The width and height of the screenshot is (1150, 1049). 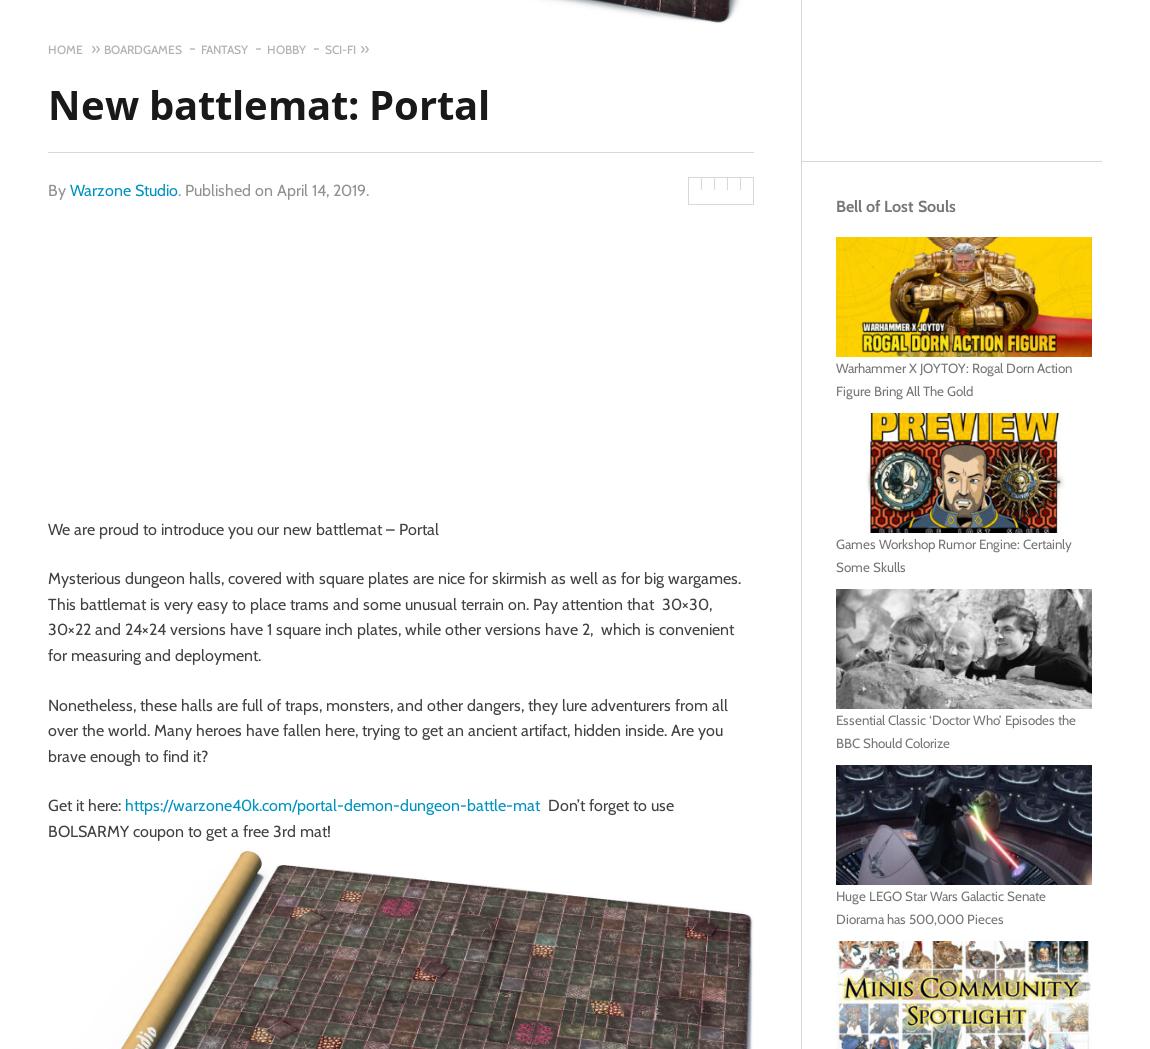 I want to click on 'Mysterious dungeon halls, covered with square plates are nice for skirmish as well as for big wargames. This battlemat is very easy to place trams and some unusual terrain on. Pay attention that  30×30, 30×22 and 24×24 versions have 1 square inch plates, while other versions have 2,  which is convenient for measuring and deployment.', so click(x=394, y=616).